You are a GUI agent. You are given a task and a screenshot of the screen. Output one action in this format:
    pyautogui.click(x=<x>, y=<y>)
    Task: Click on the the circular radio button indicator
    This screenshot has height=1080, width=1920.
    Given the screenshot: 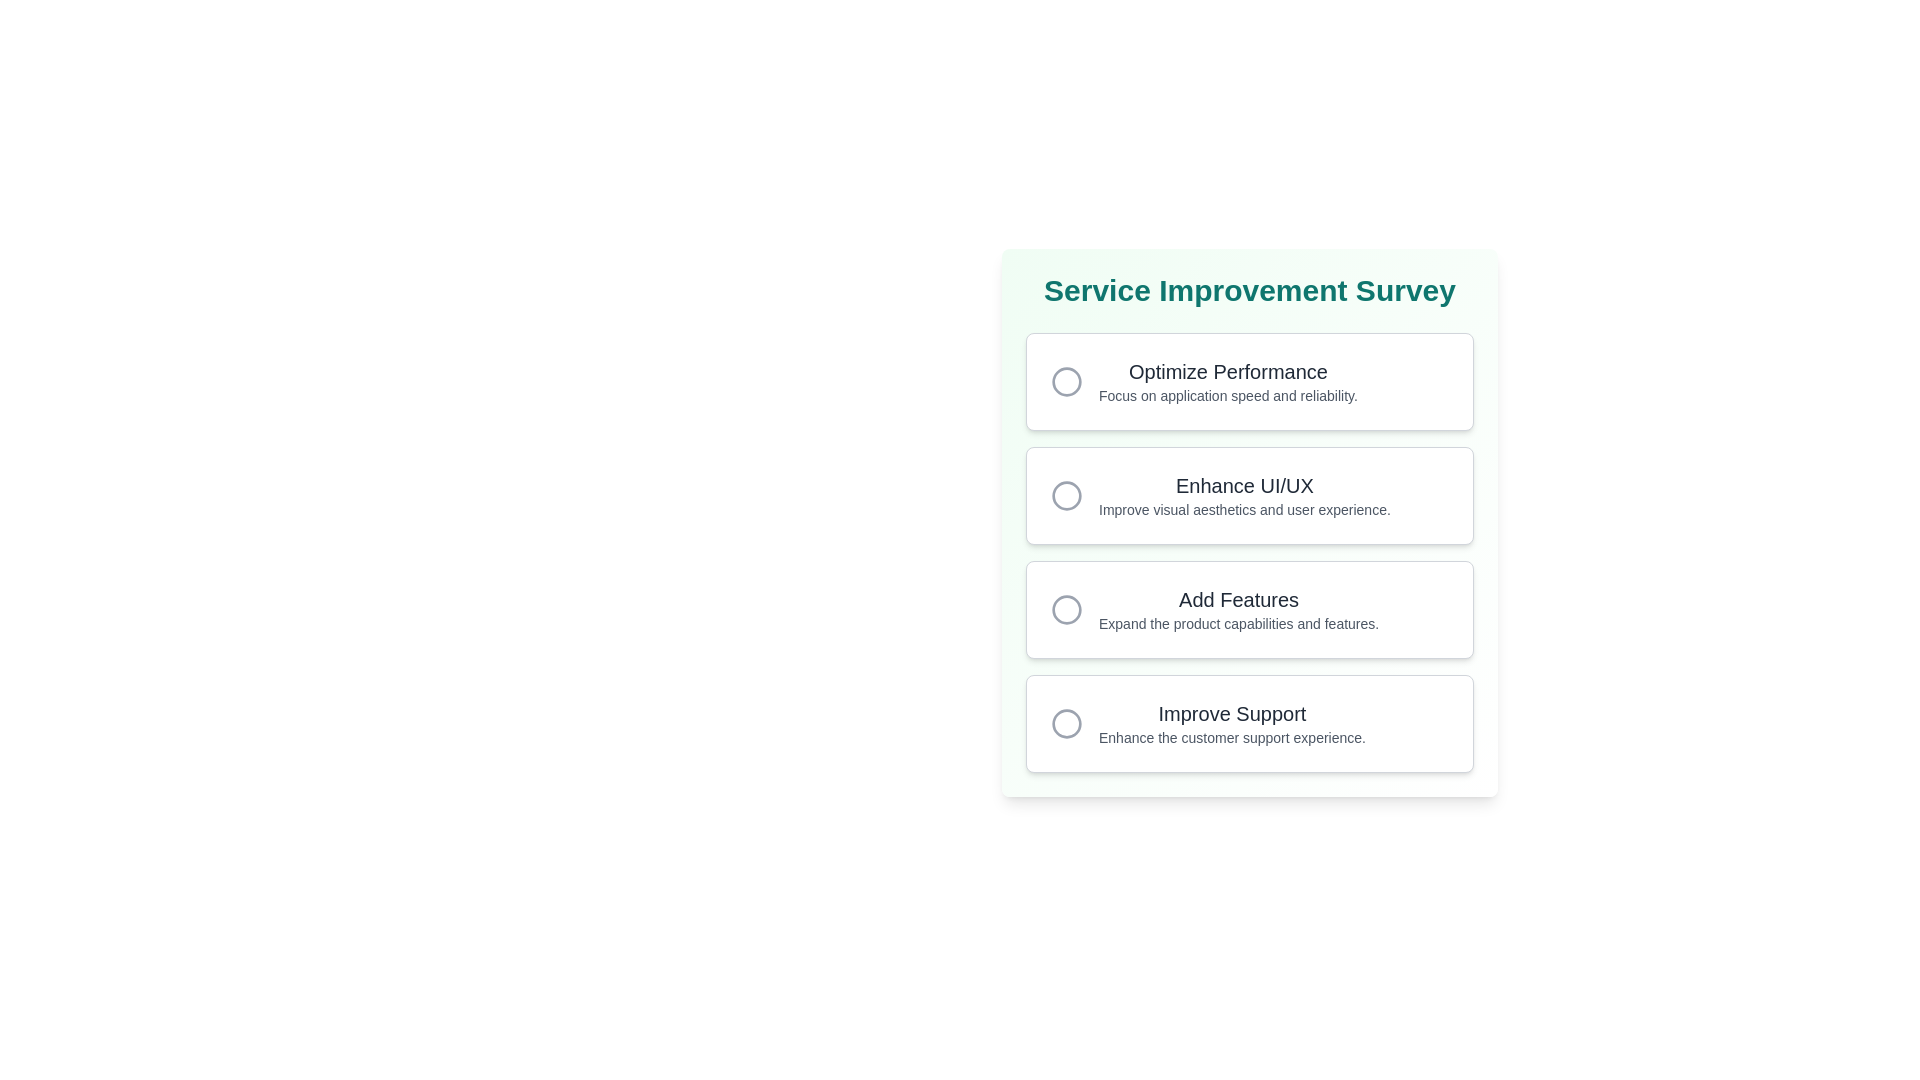 What is the action you would take?
    pyautogui.click(x=1065, y=608)
    